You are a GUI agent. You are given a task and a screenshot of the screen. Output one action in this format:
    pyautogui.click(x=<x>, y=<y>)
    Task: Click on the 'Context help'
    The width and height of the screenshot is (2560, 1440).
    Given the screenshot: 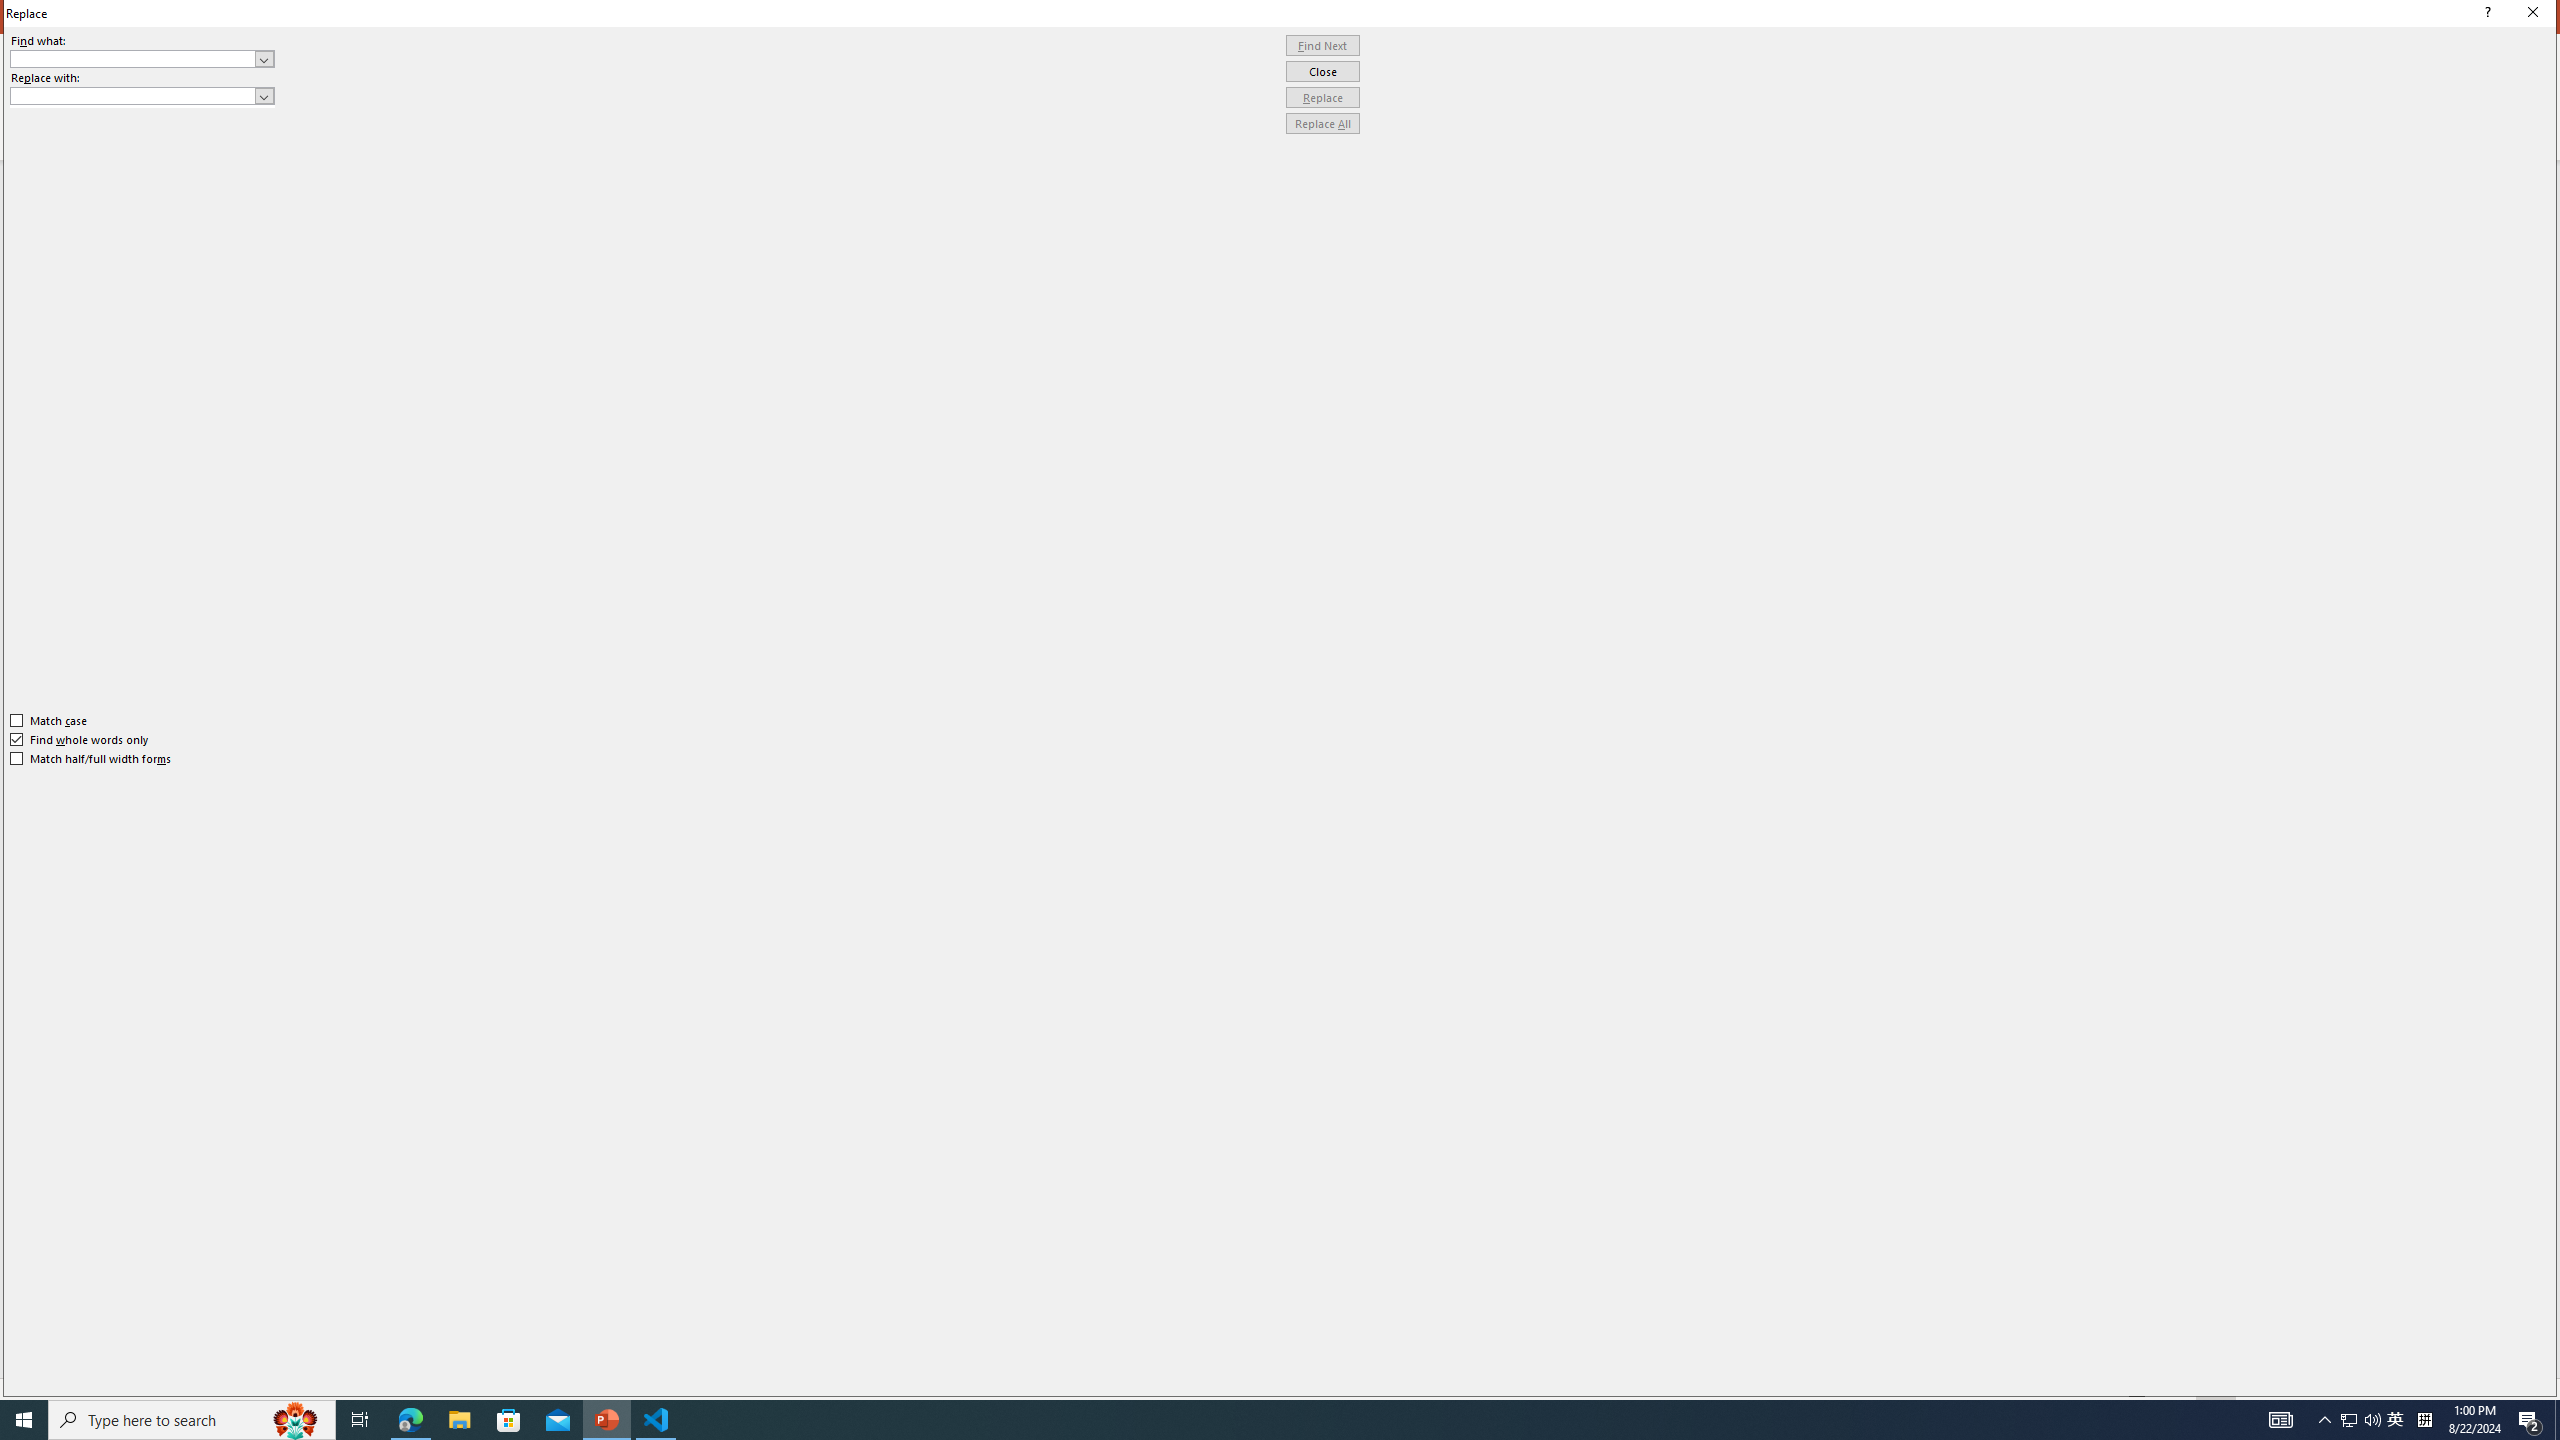 What is the action you would take?
    pyautogui.click(x=2484, y=15)
    